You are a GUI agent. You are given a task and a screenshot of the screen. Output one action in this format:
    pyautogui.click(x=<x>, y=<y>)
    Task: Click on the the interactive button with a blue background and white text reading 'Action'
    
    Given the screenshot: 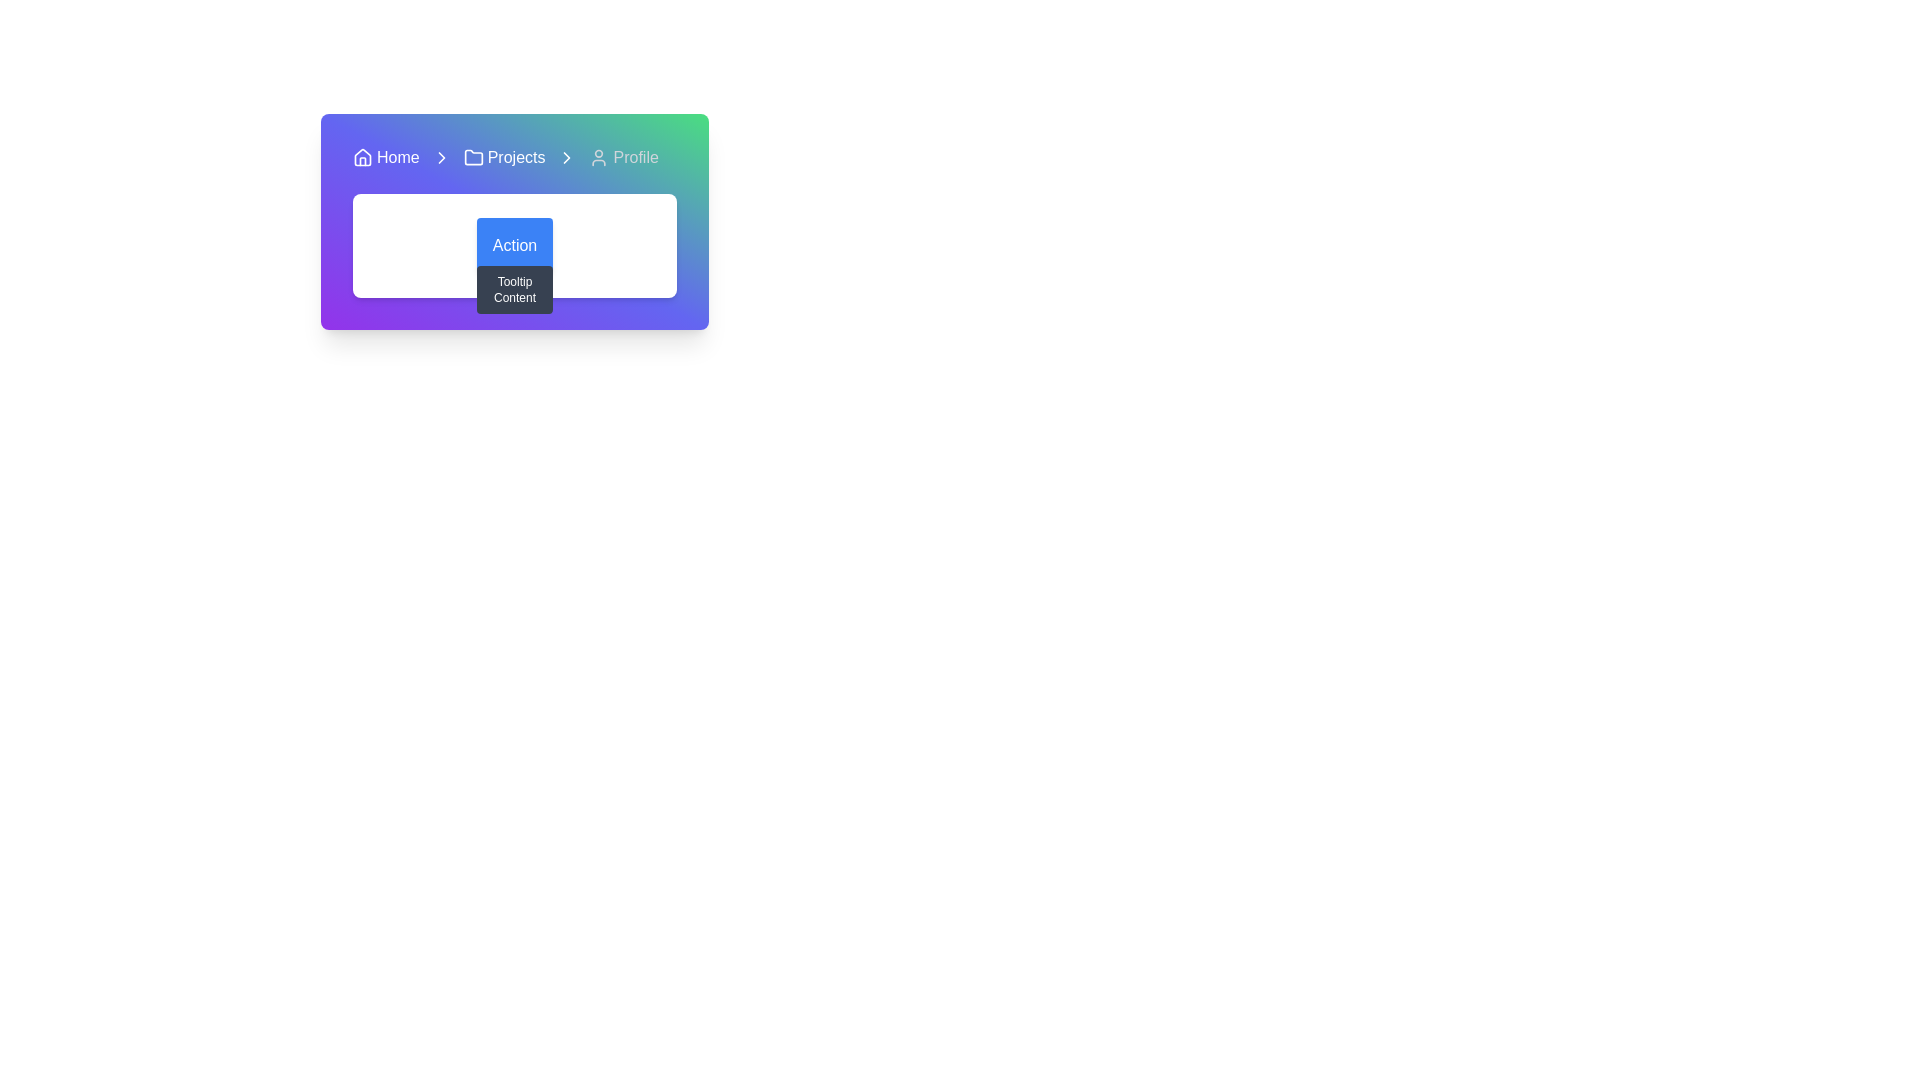 What is the action you would take?
    pyautogui.click(x=514, y=245)
    